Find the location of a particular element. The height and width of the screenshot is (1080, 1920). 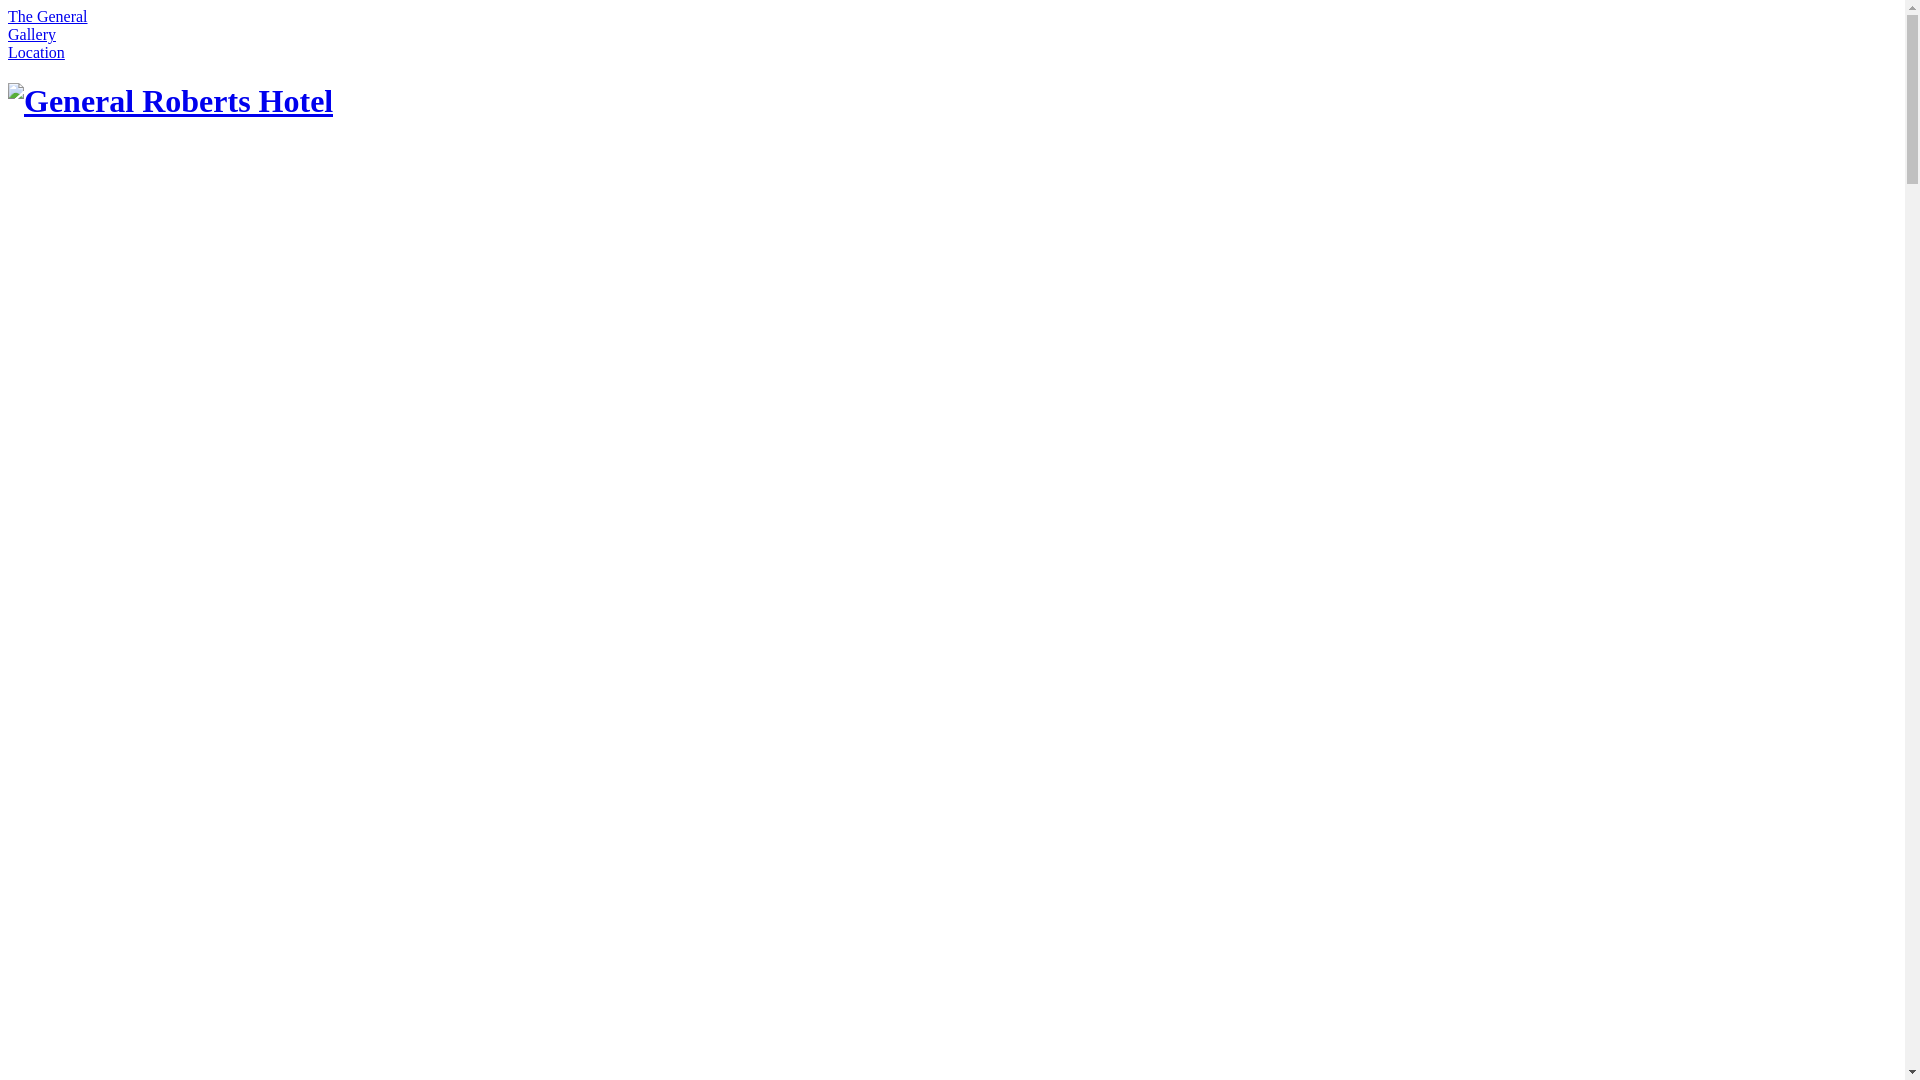

'Location' is located at coordinates (36, 51).